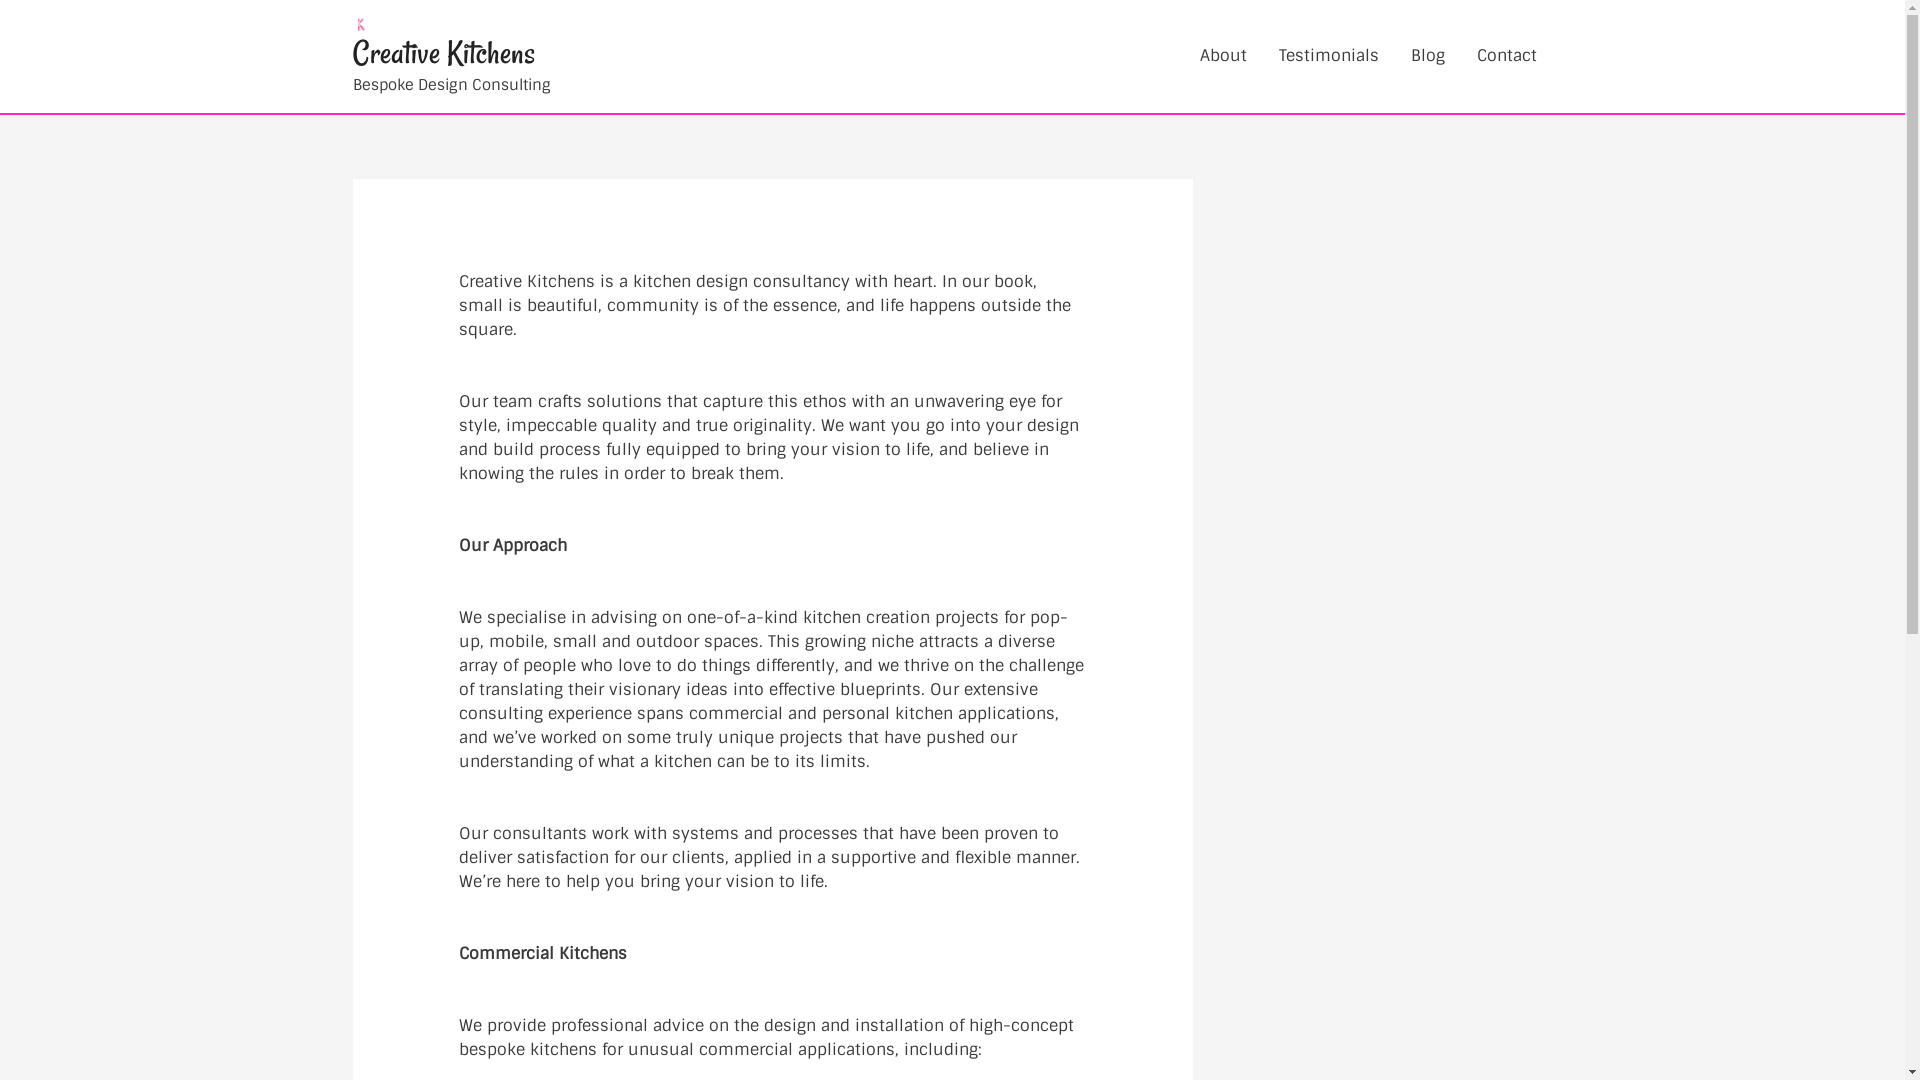  What do you see at coordinates (1222, 55) in the screenshot?
I see `'About'` at bounding box center [1222, 55].